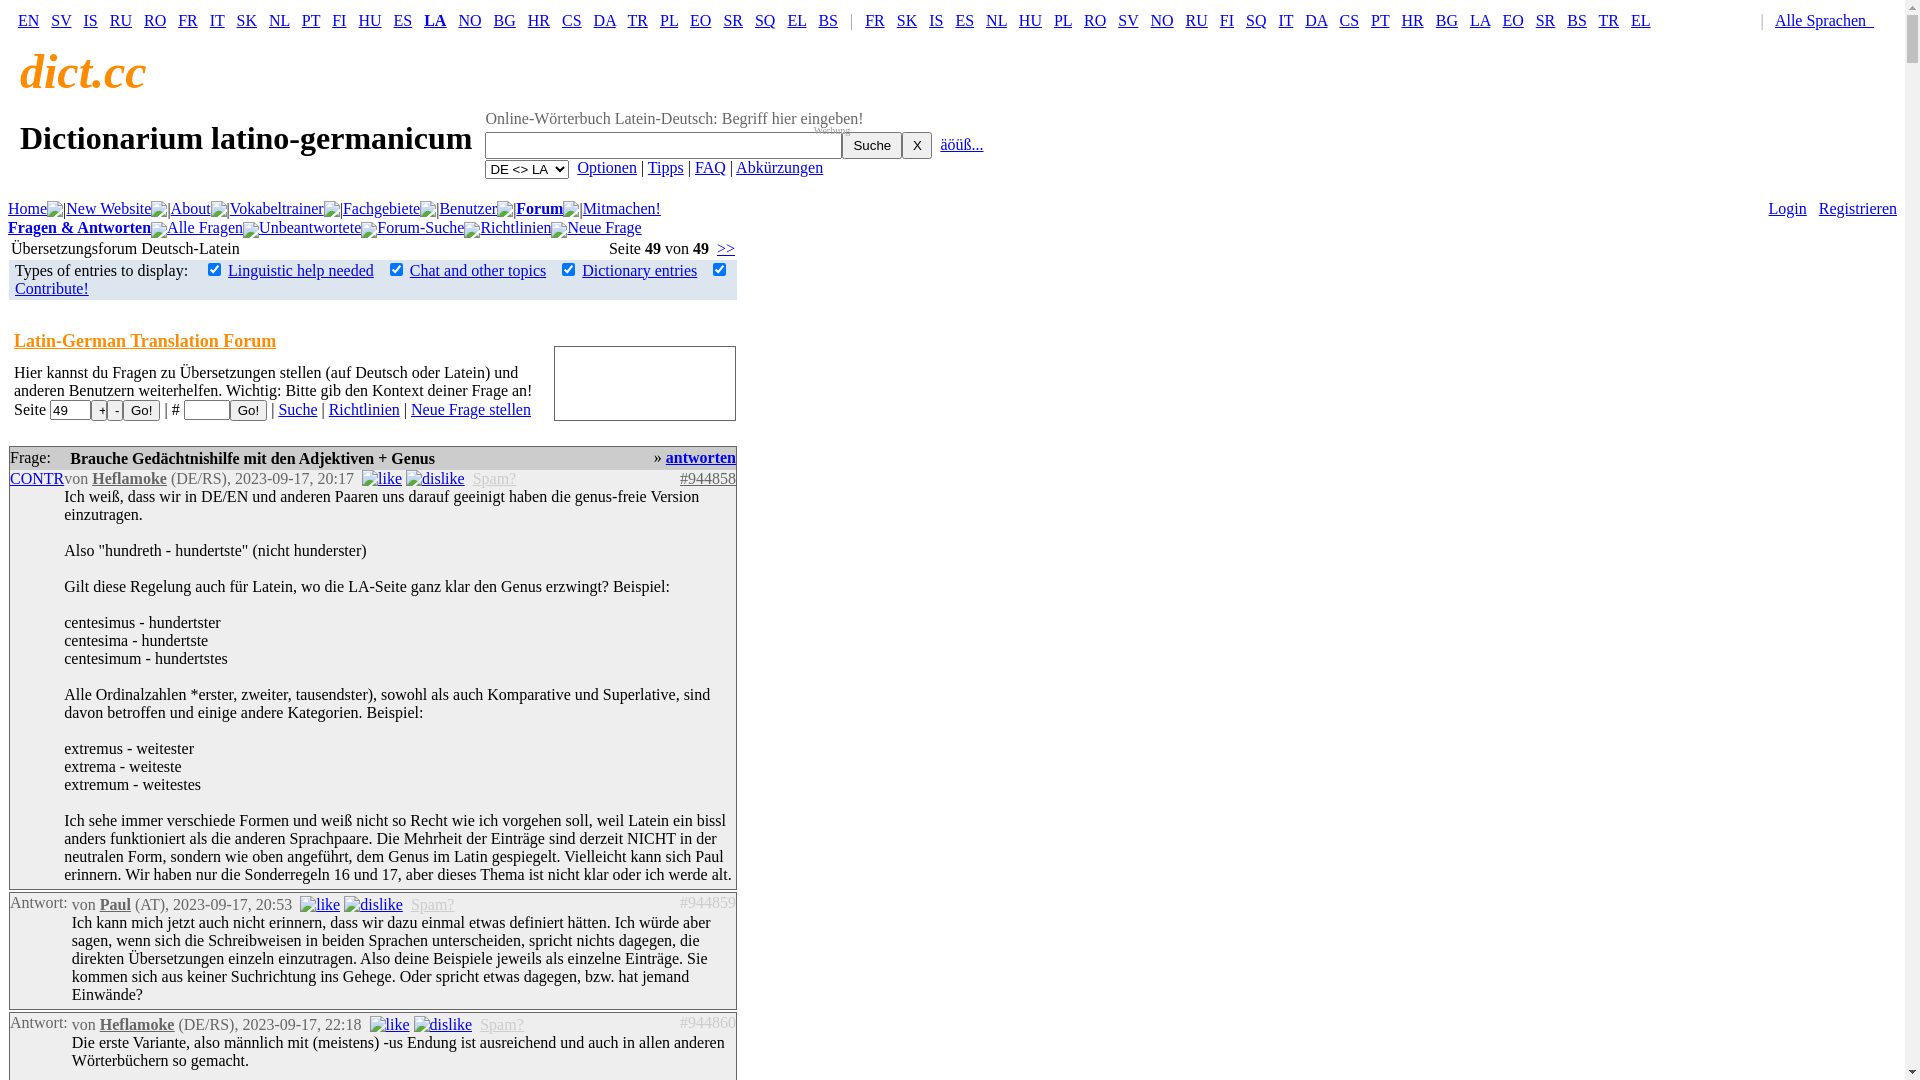  I want to click on 'NO', so click(1161, 20).